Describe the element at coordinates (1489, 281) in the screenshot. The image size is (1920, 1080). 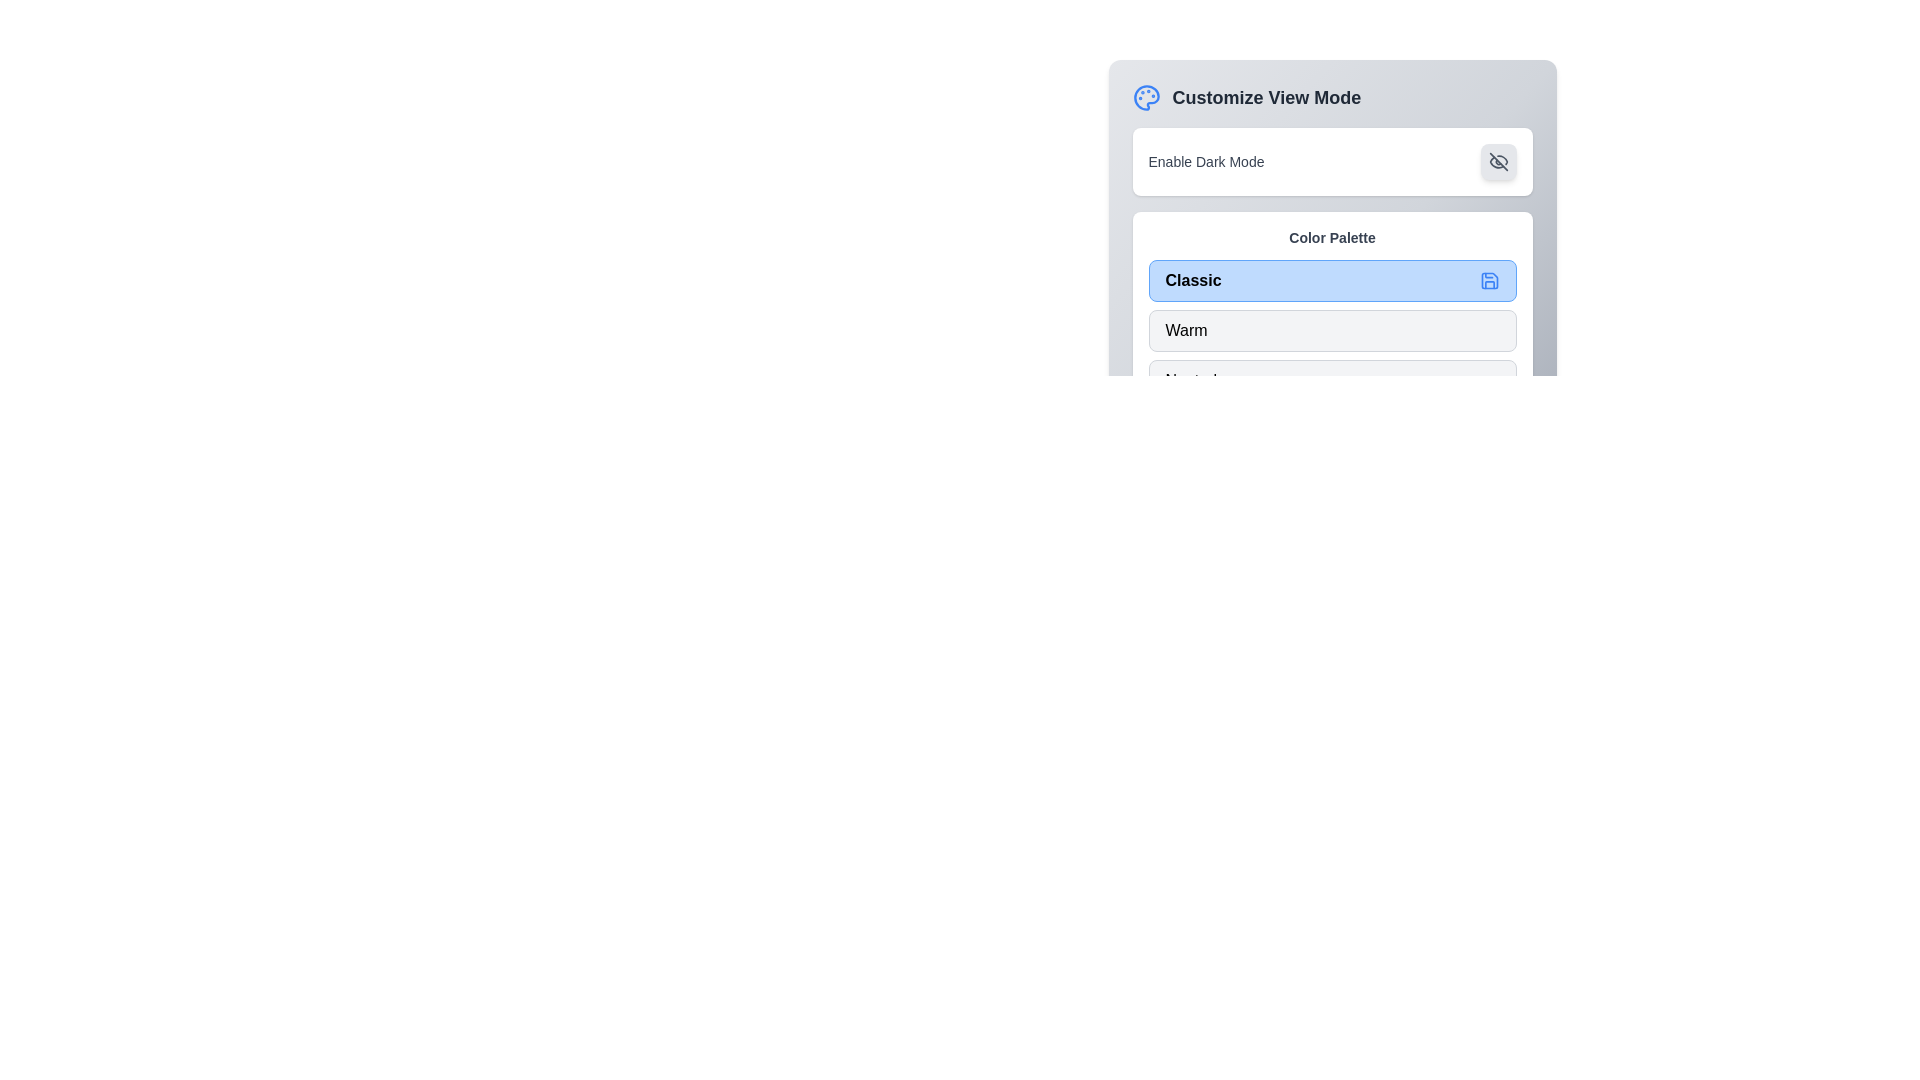
I see `the 'save' icon located to the far right of the 'Classic' button in the 'Color Palette' section` at that location.